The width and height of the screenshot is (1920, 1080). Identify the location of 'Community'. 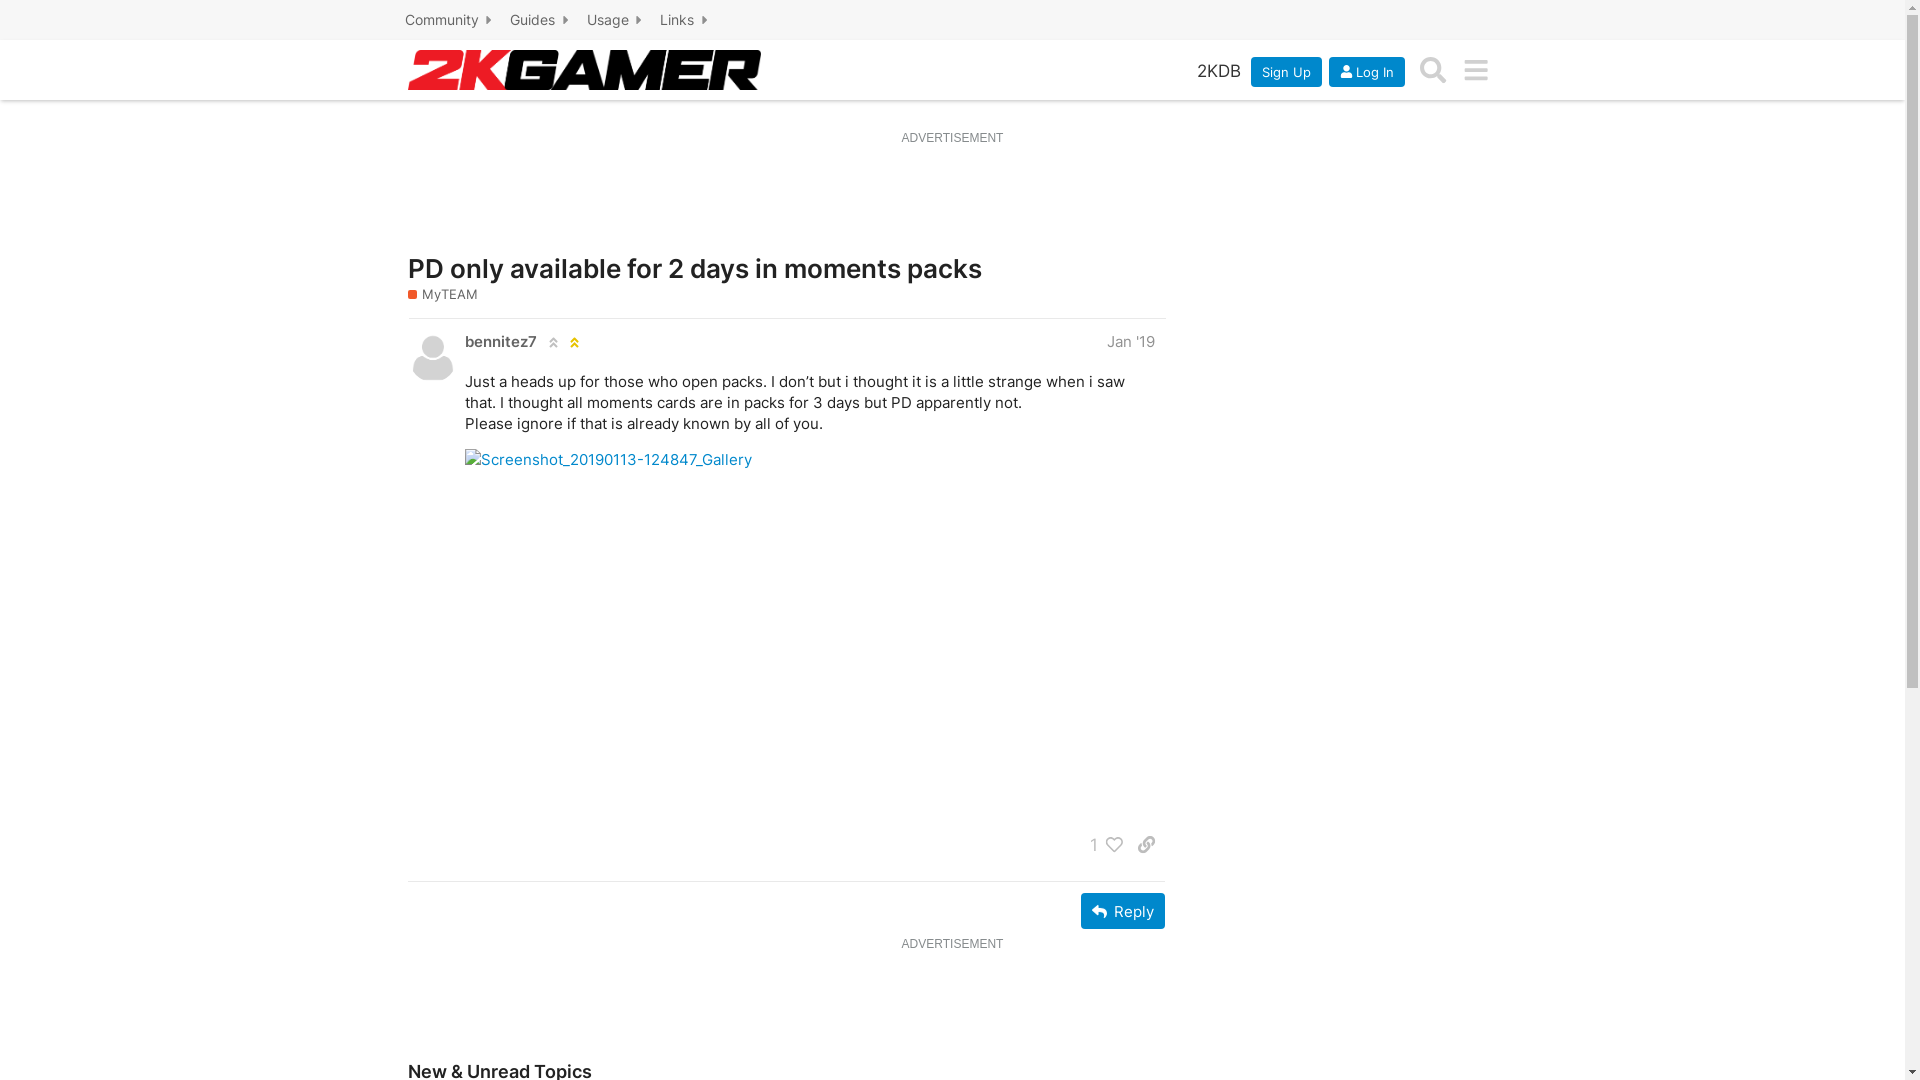
(450, 19).